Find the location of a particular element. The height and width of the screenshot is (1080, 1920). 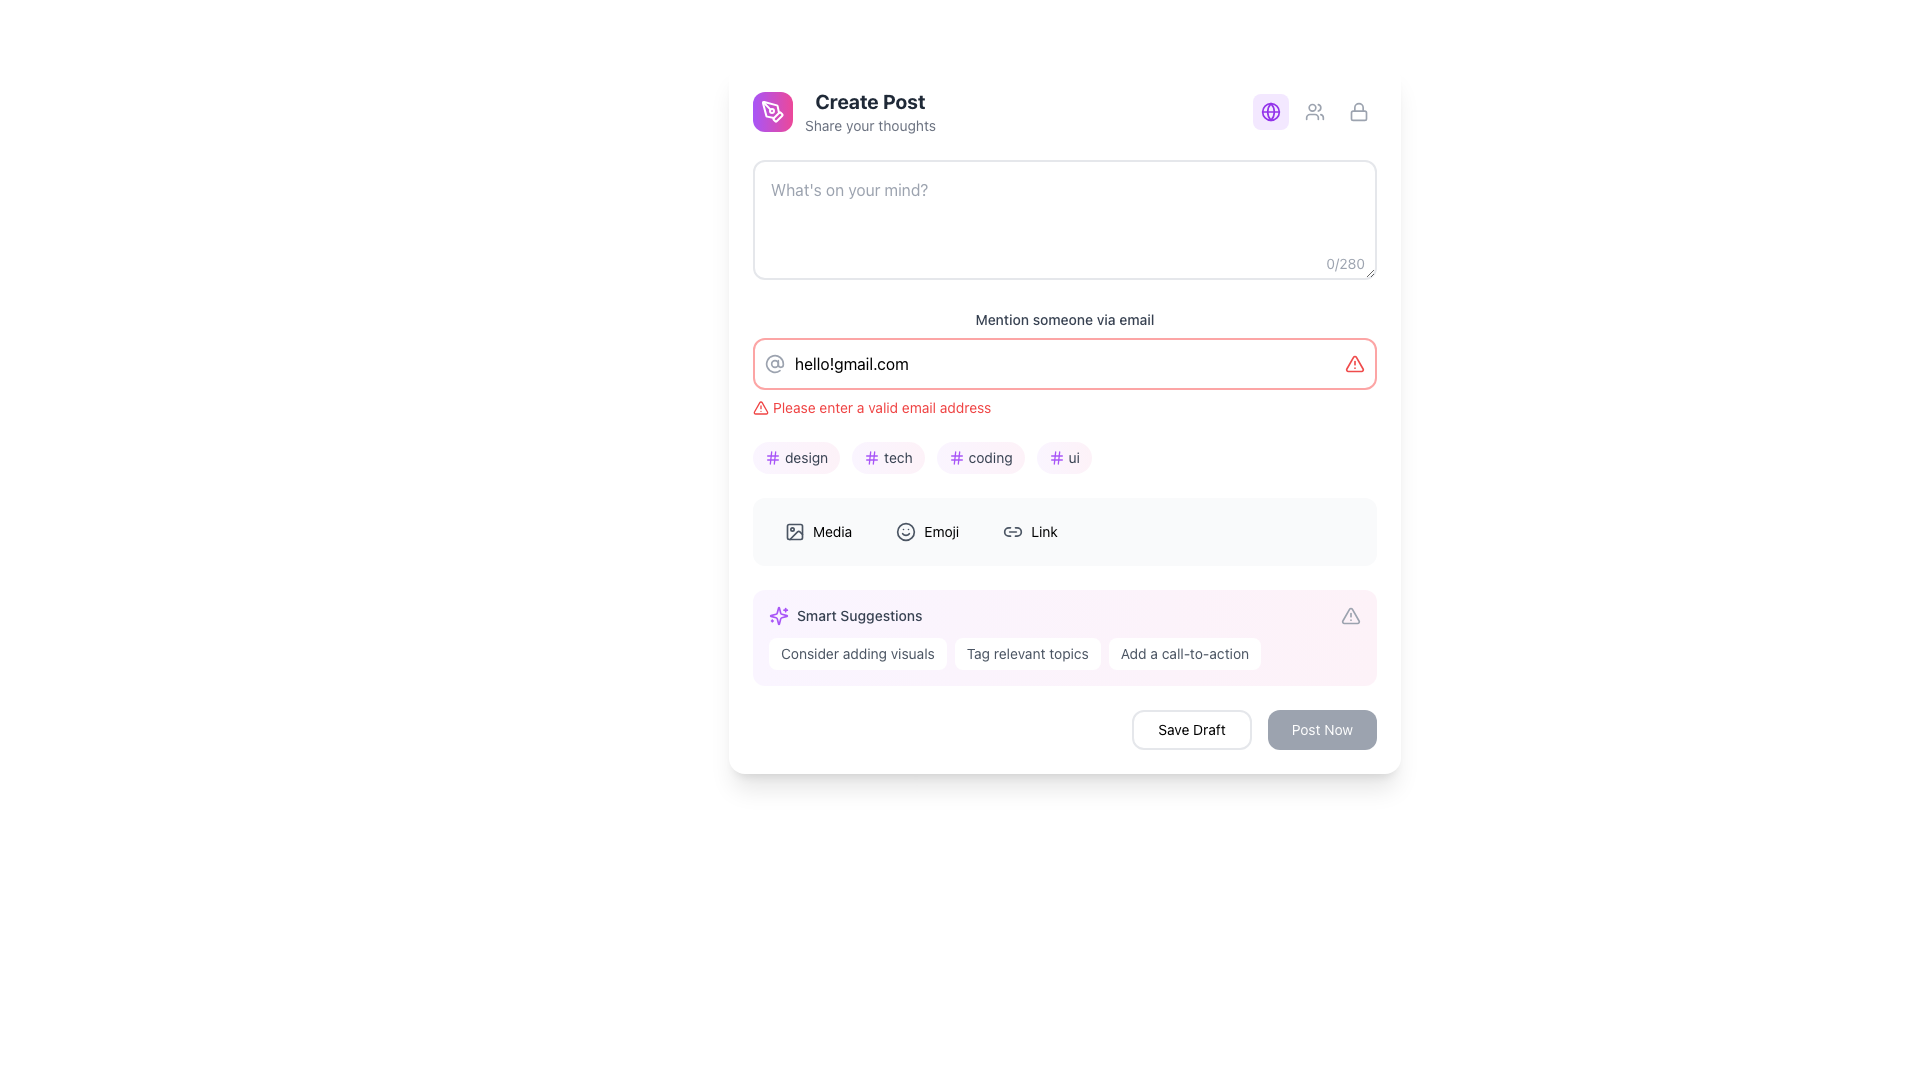

the button featuring a gray link chain icon and the text 'Link', located in the middle portion of the interface below the input fields is located at coordinates (1030, 531).